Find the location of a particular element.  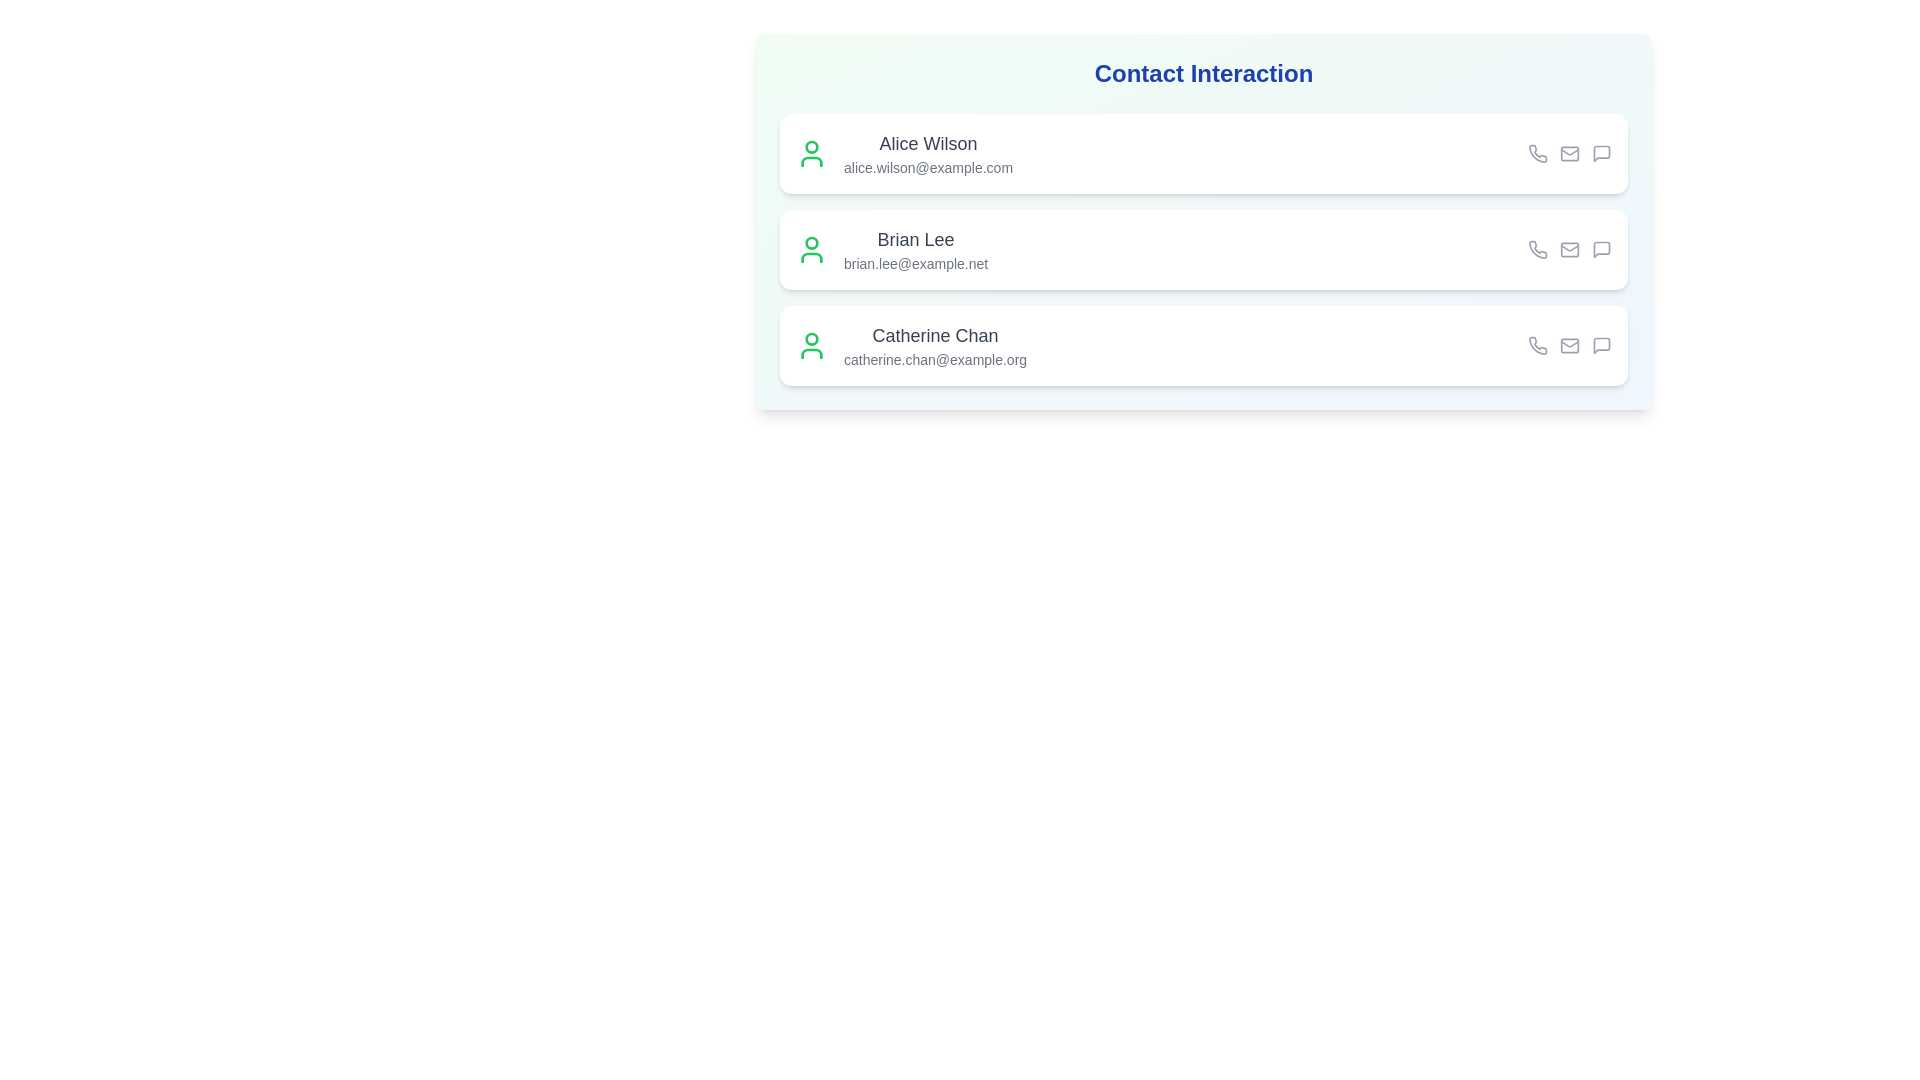

mail icon for Brian Lee to simulate composing an email is located at coordinates (1568, 249).